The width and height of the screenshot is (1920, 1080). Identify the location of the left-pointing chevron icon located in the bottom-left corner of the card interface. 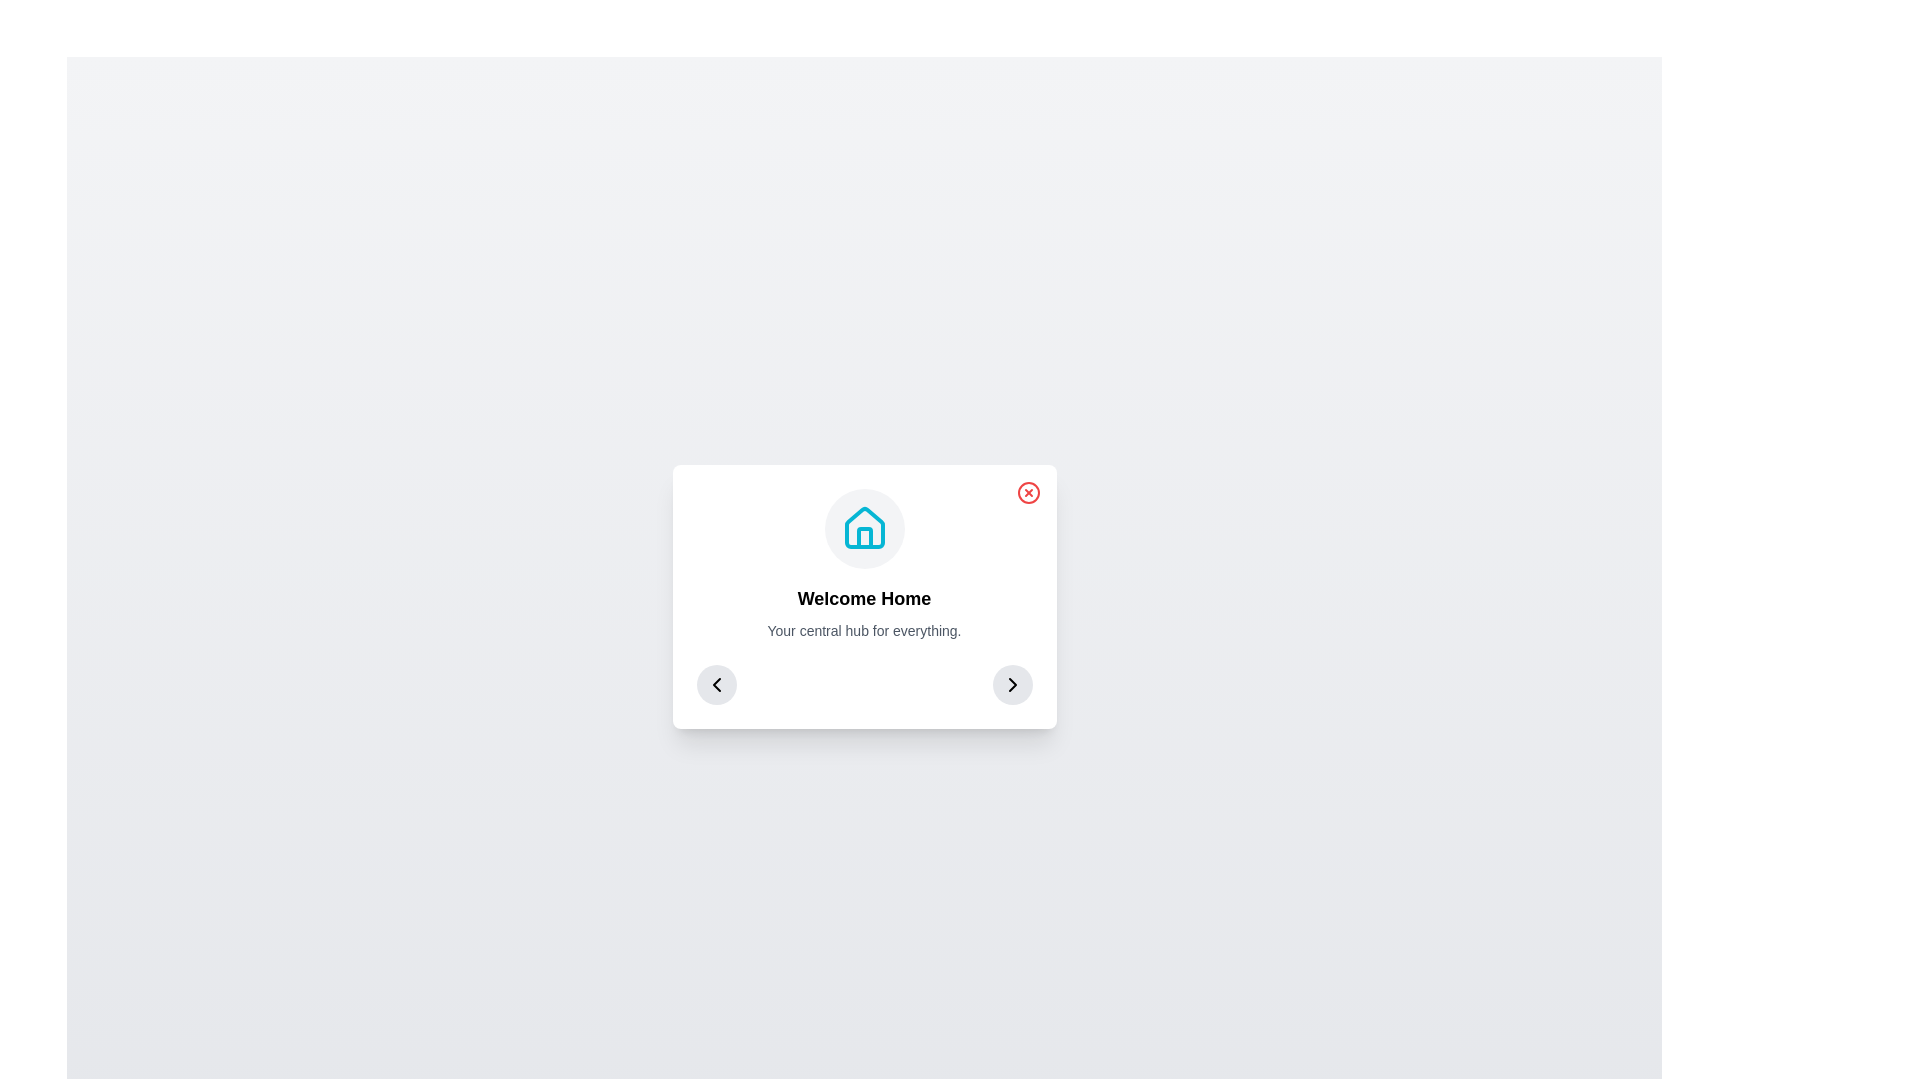
(716, 684).